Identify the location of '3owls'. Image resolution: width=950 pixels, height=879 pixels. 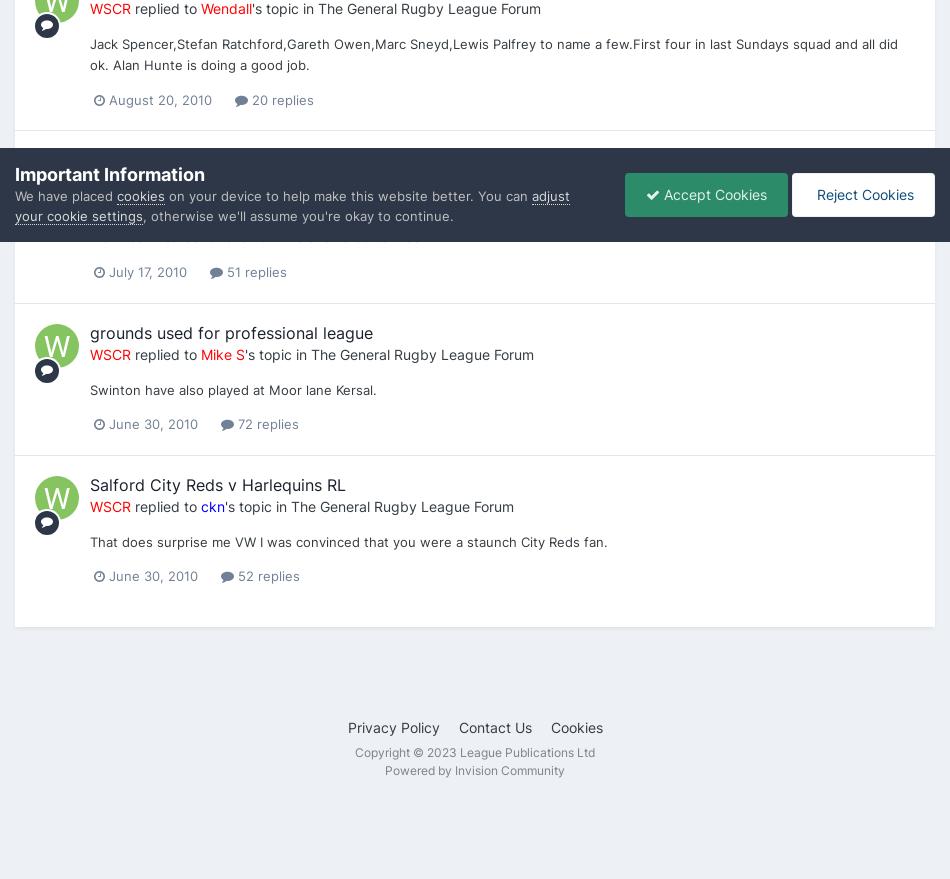
(220, 179).